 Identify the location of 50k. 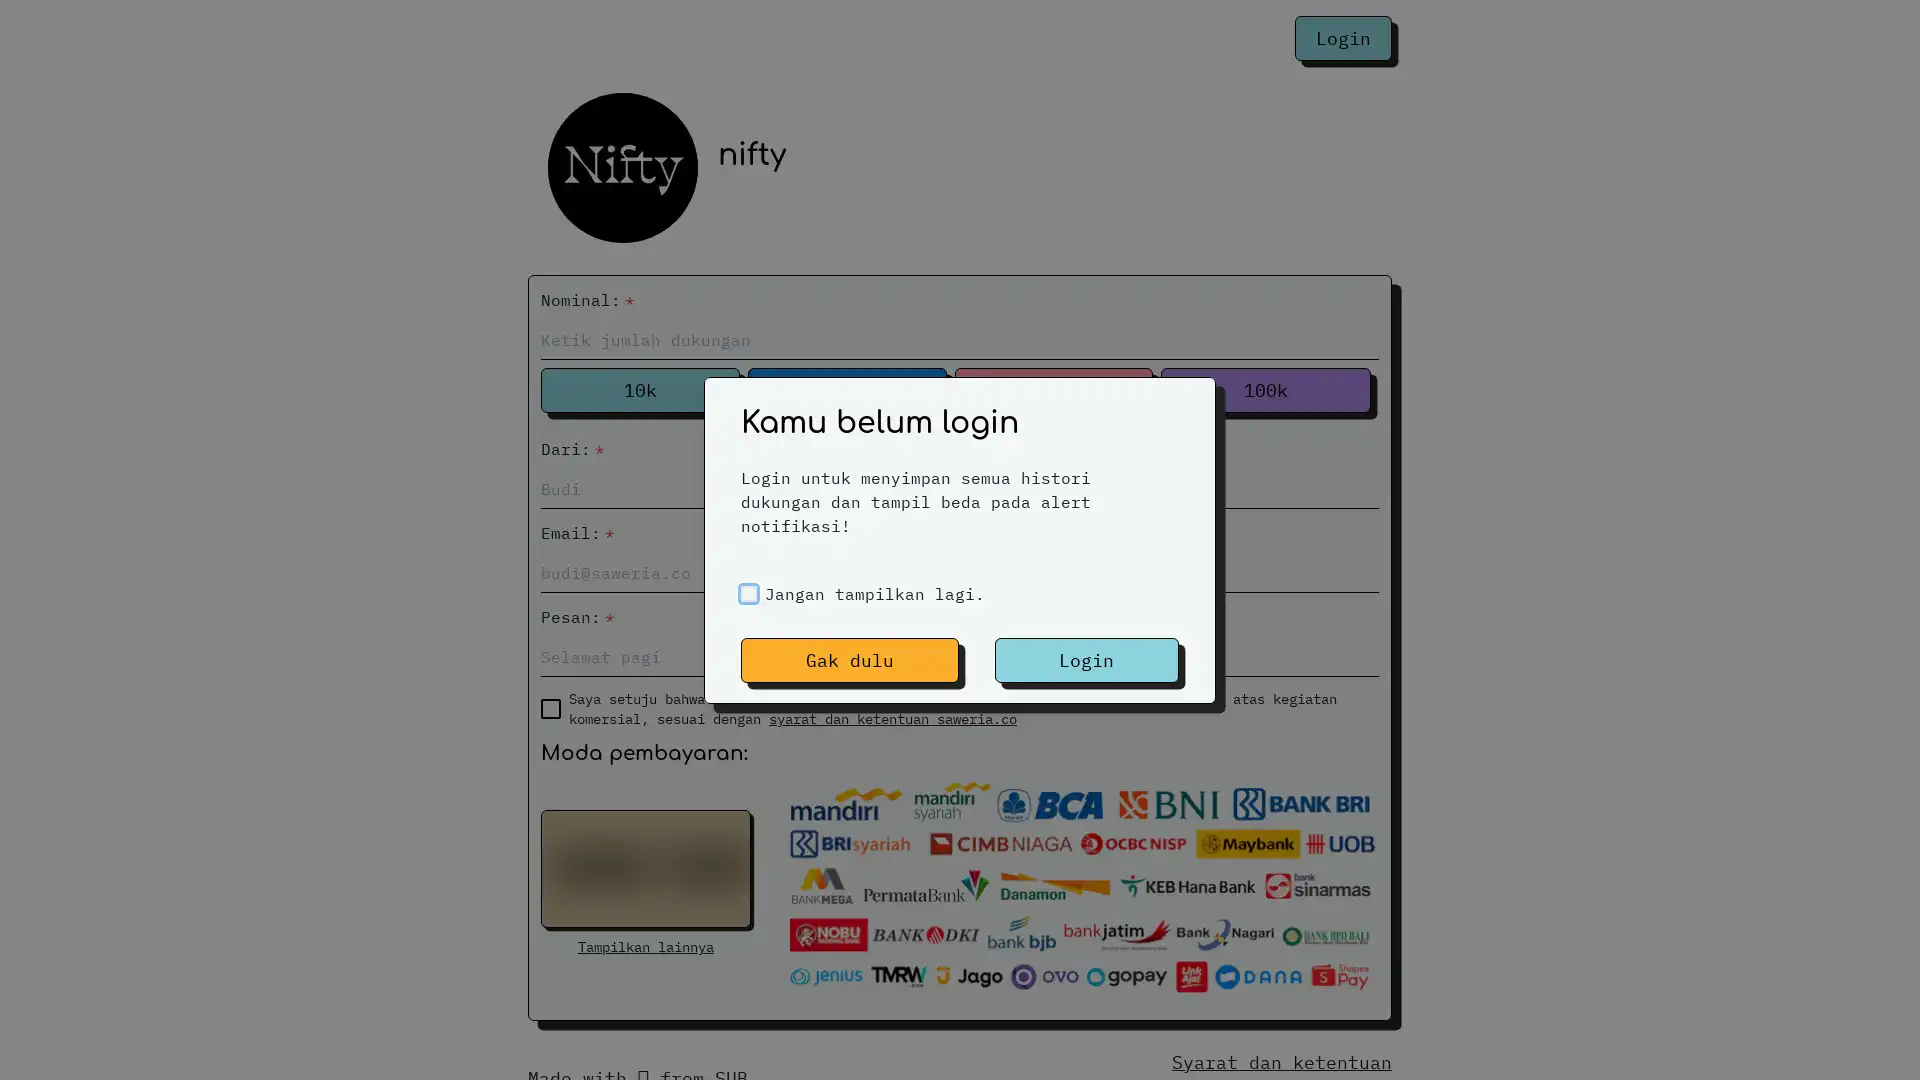
(1052, 390).